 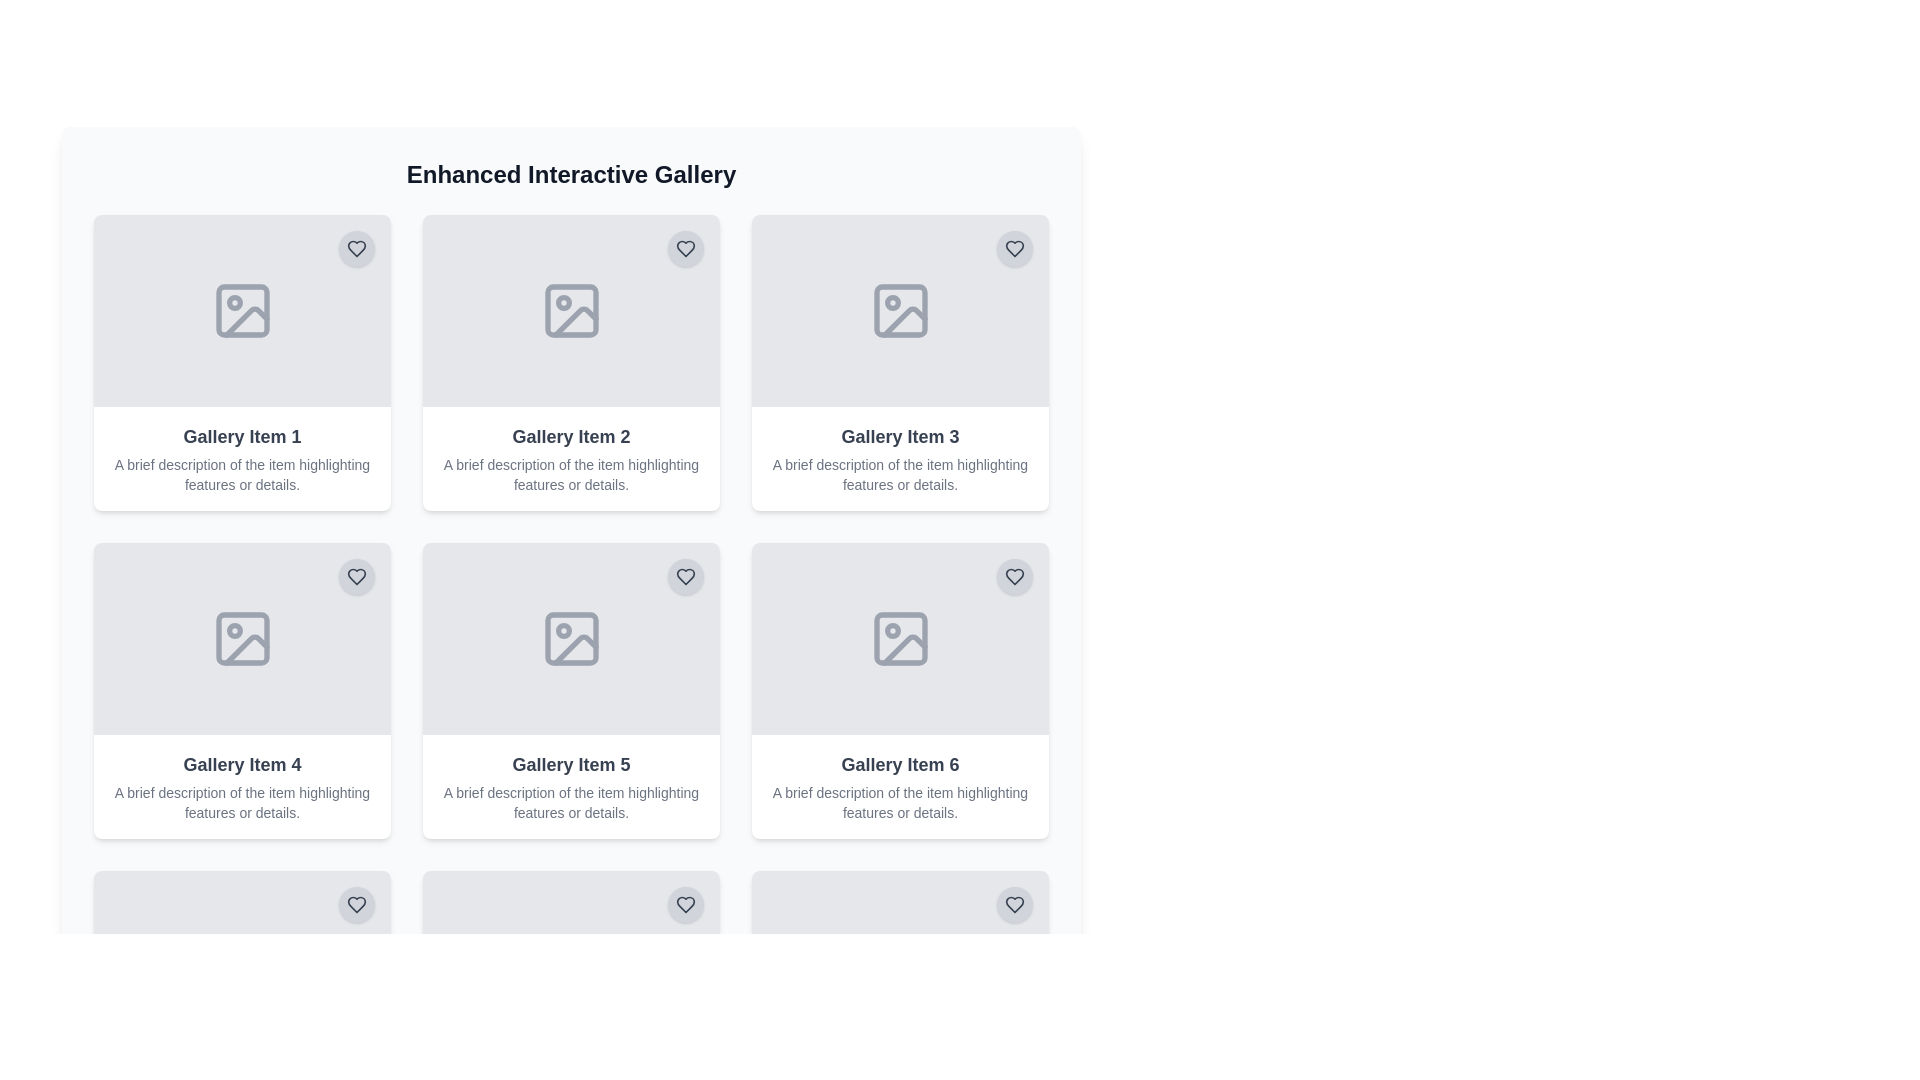 I want to click on the heart icon in the top-right corner of the sixth gallery item, so click(x=1014, y=577).